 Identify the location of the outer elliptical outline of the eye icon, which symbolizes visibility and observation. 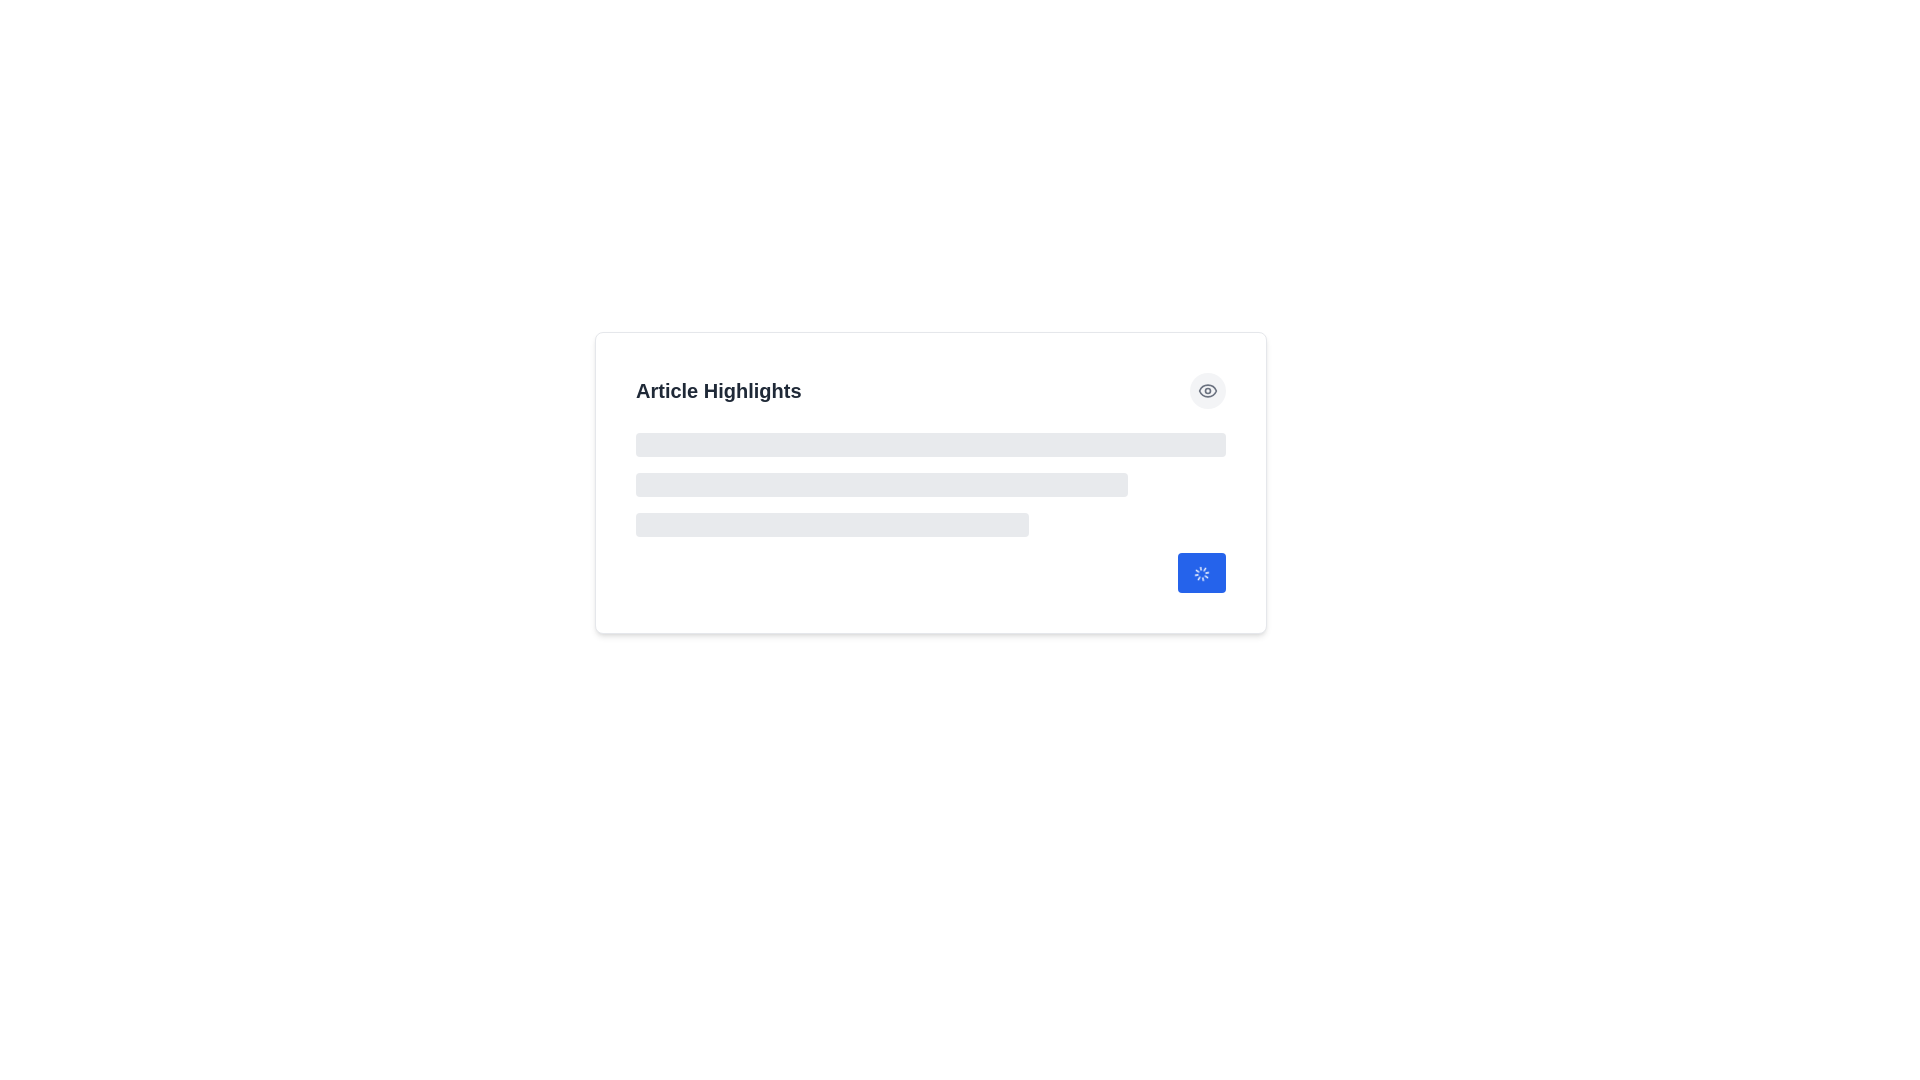
(1207, 390).